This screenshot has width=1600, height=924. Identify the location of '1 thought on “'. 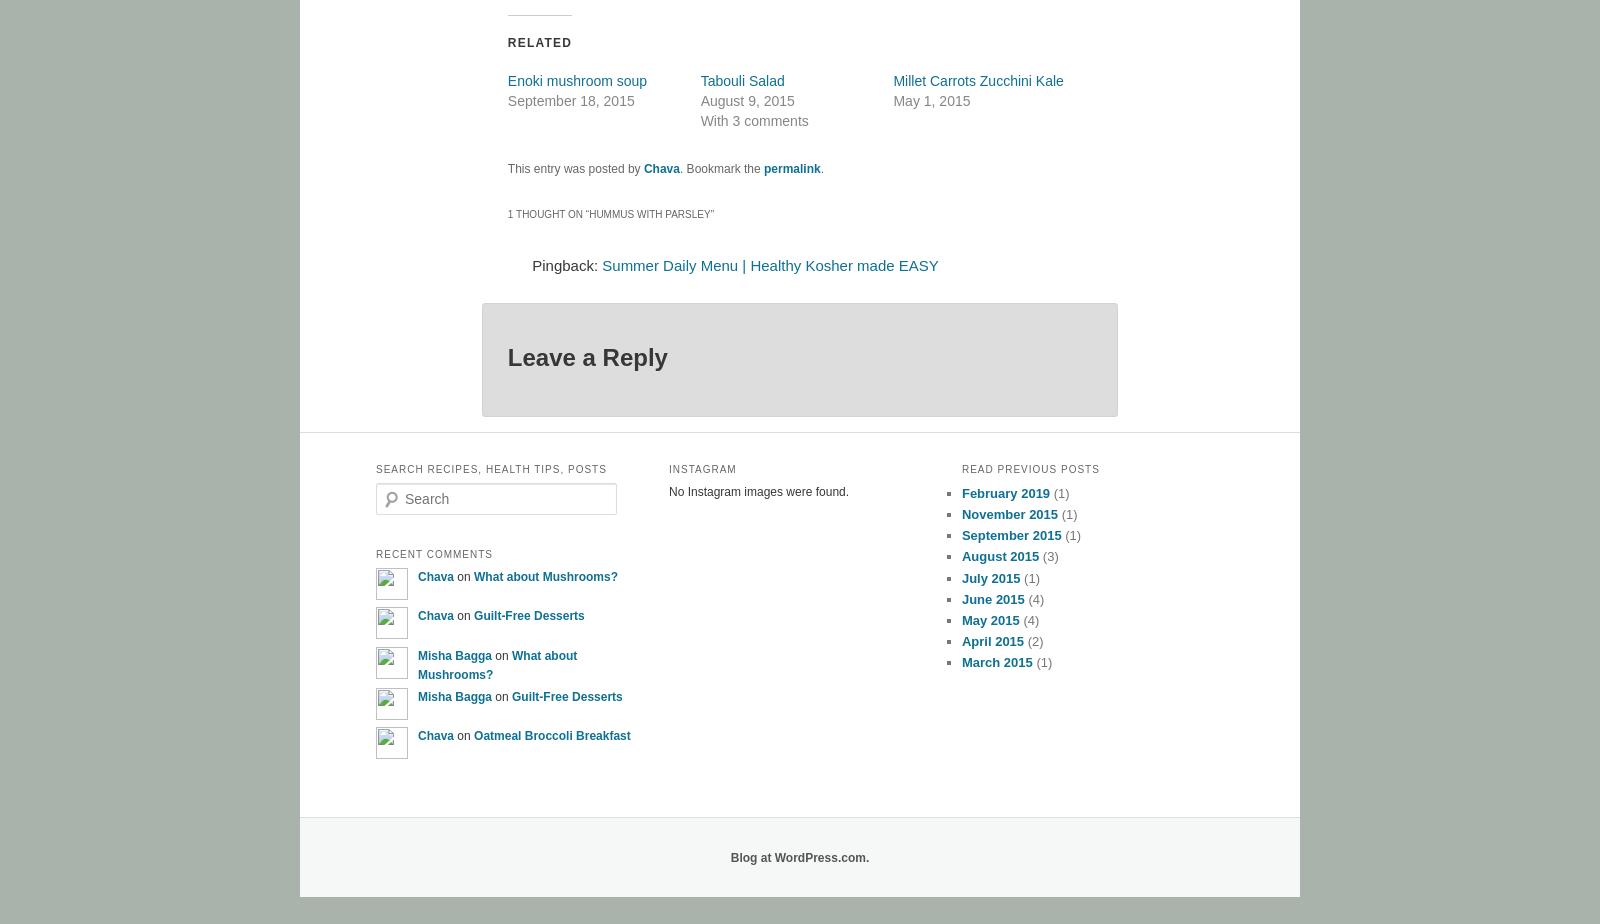
(506, 214).